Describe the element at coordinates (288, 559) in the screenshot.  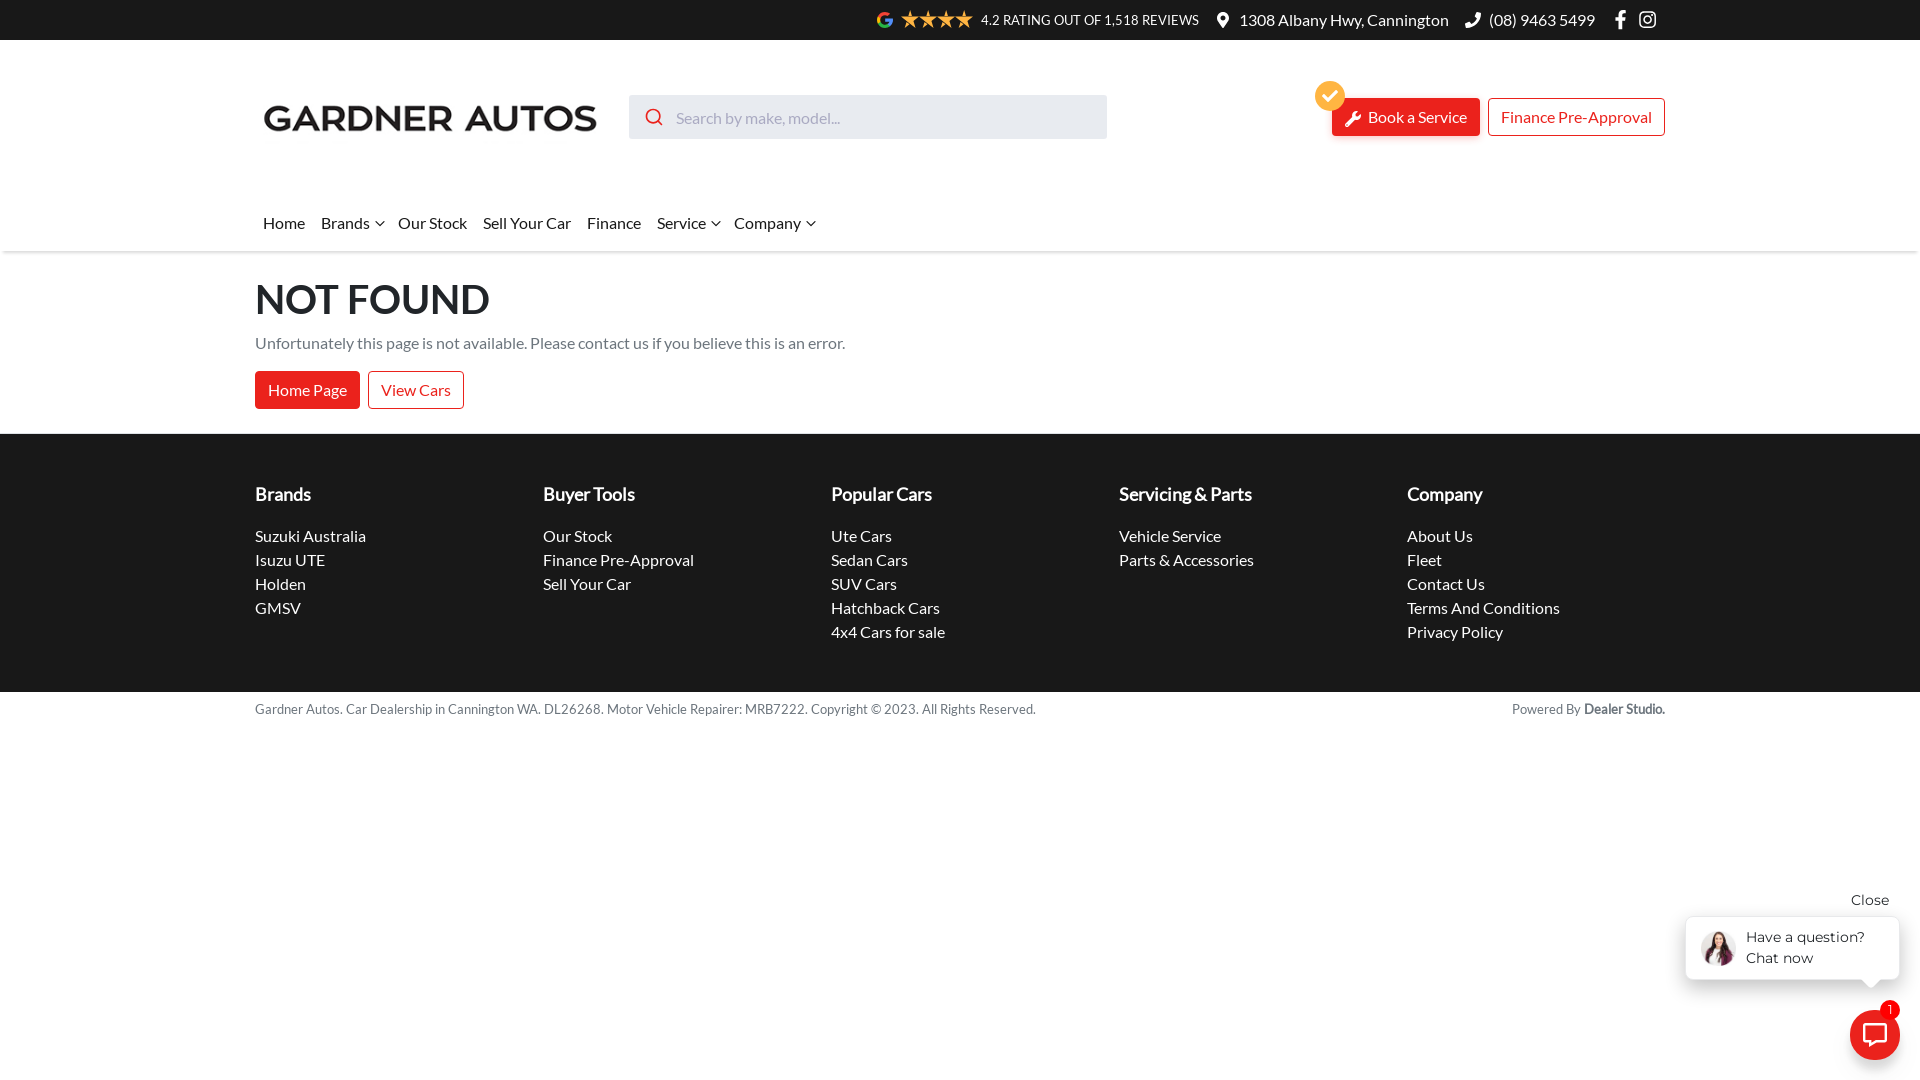
I see `'Isuzu UTE'` at that location.